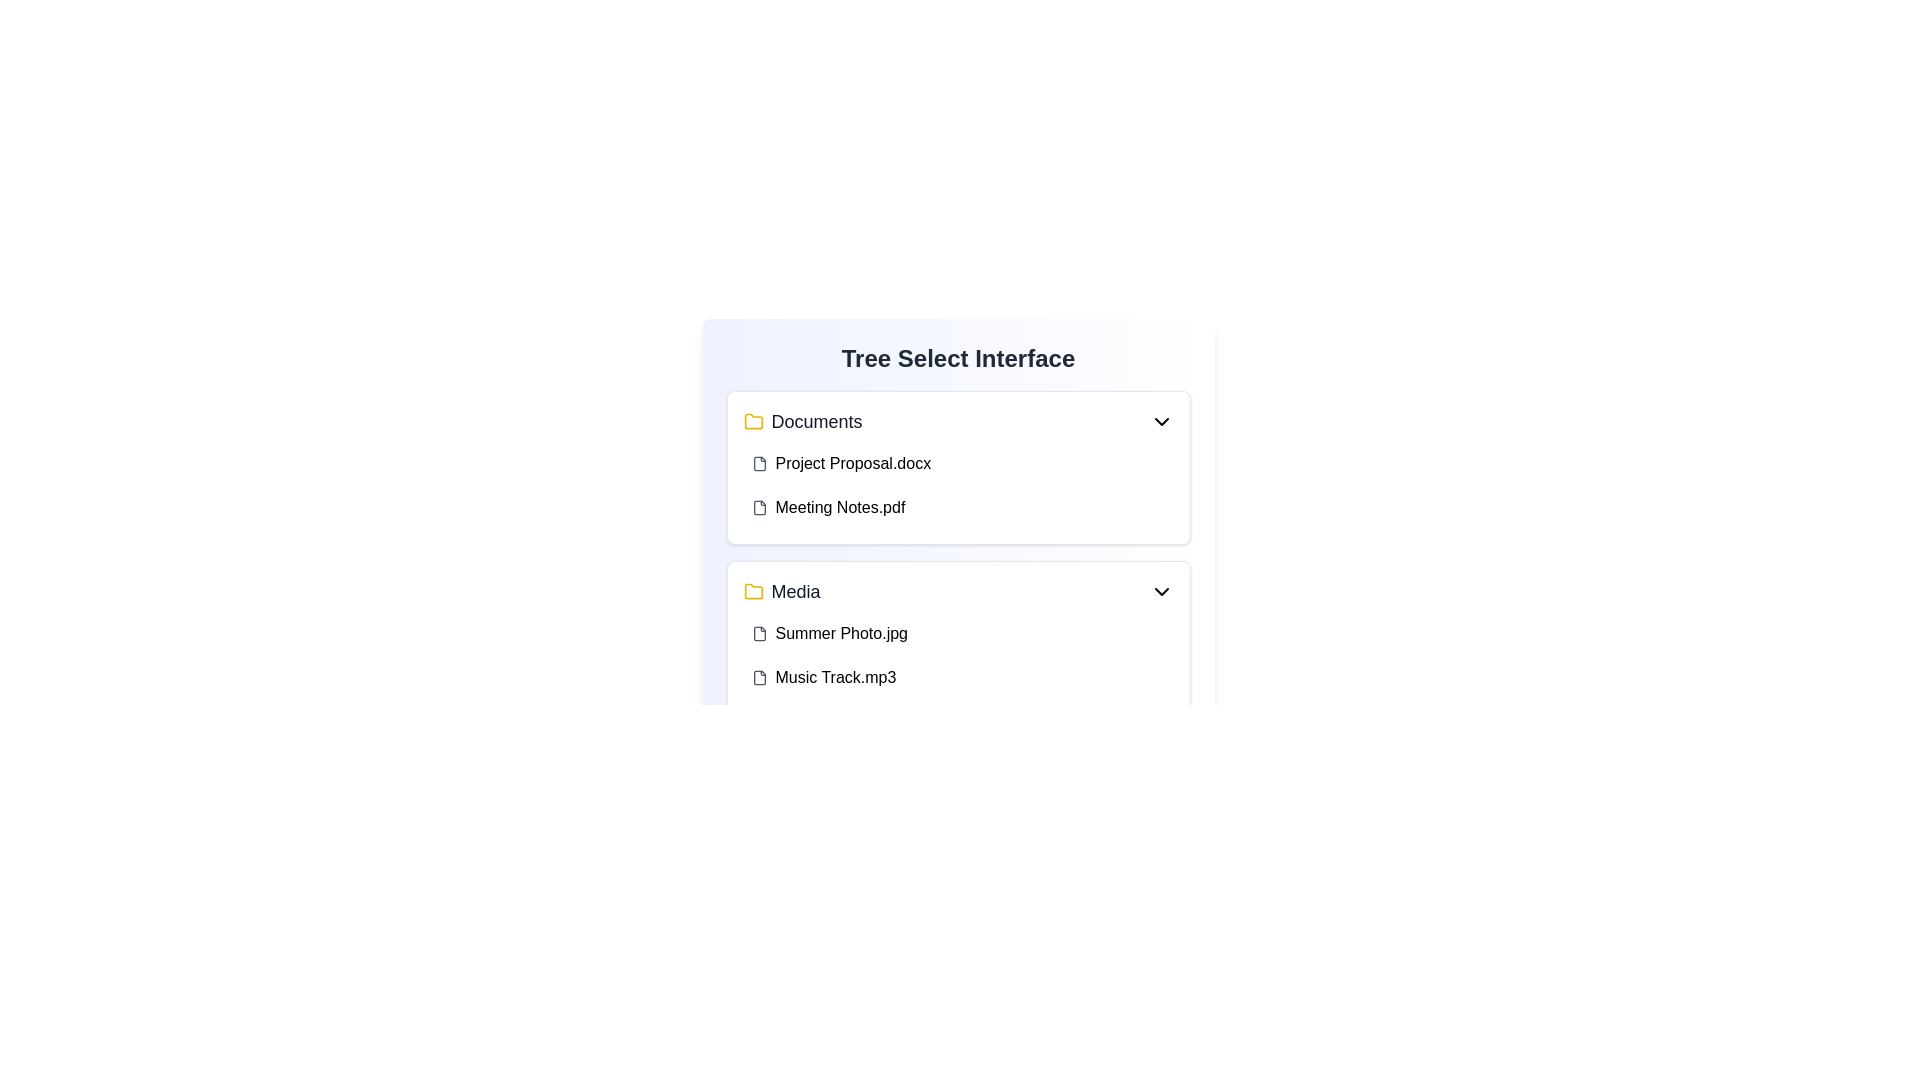  I want to click on the file item 'Summer Photo.jpg' in the Media section of the Tree Select Interface, so click(957, 655).